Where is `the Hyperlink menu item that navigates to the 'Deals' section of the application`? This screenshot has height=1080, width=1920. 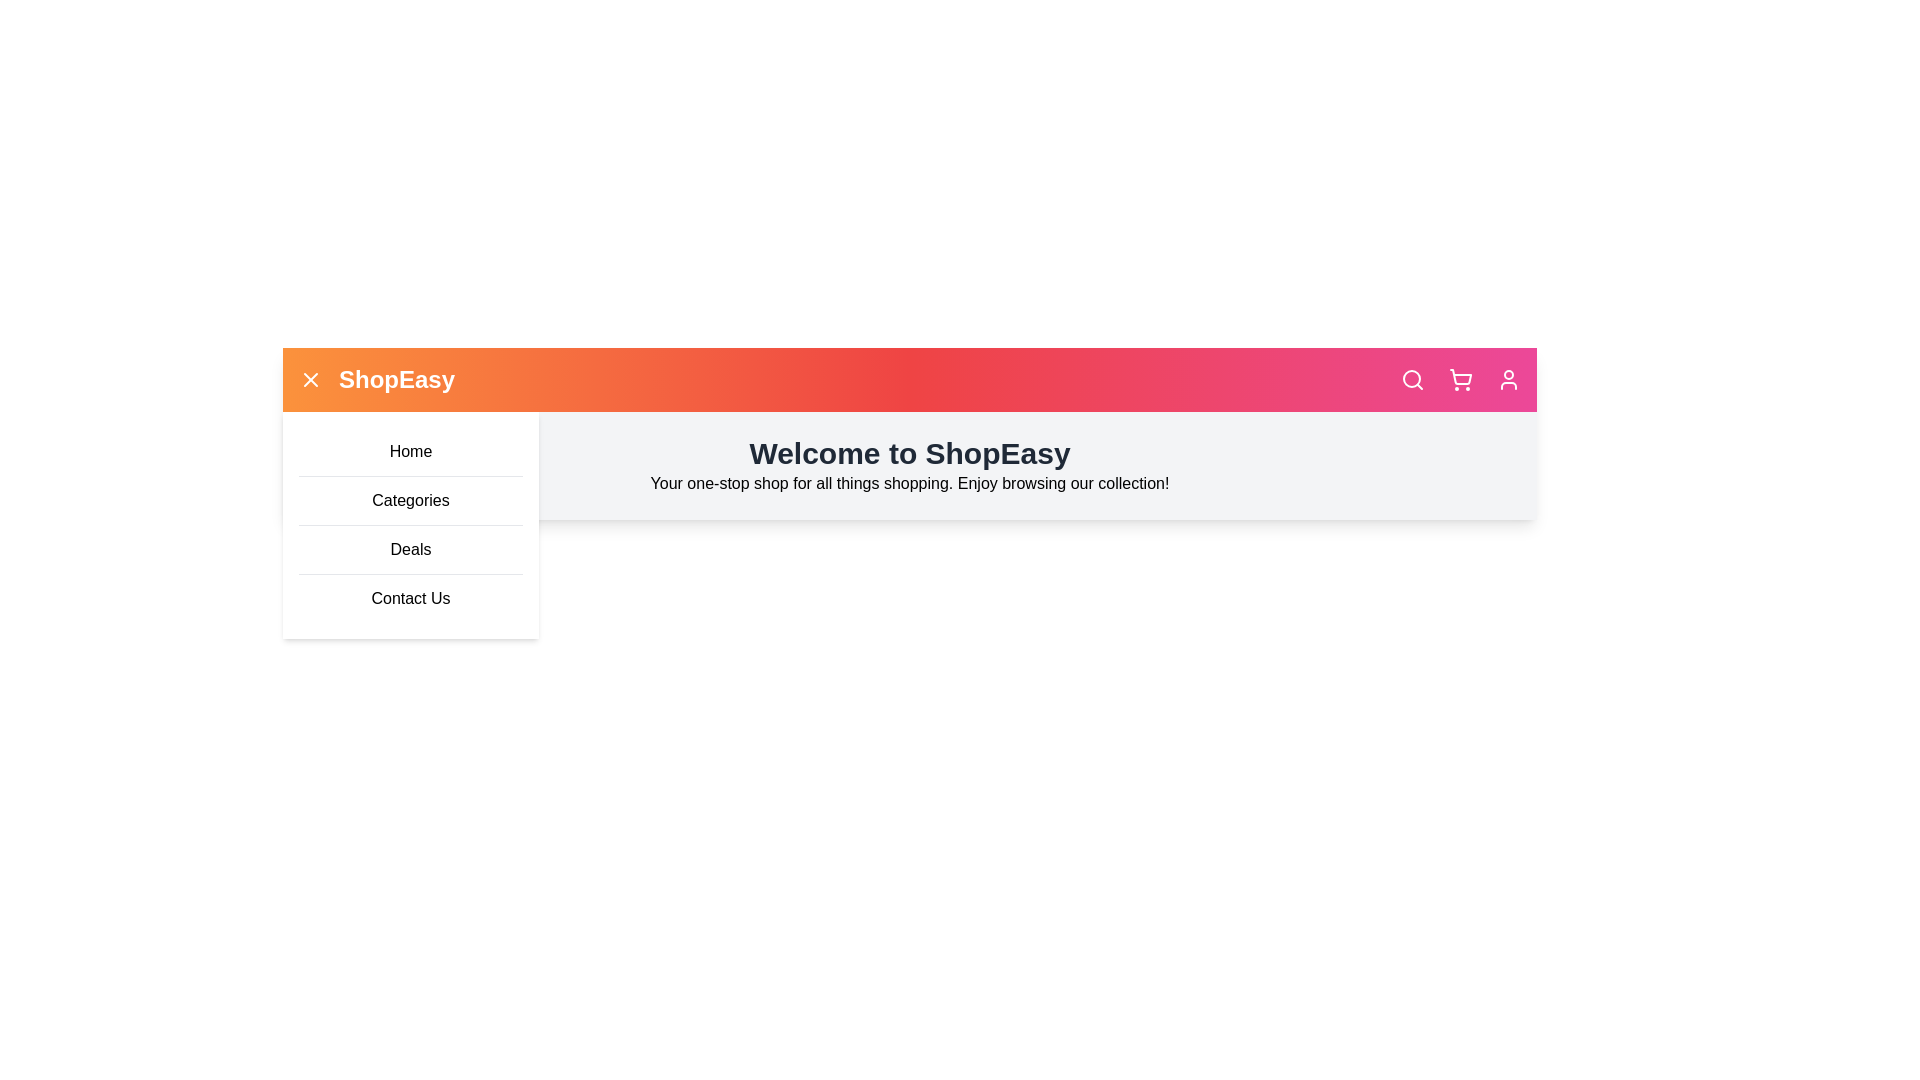
the Hyperlink menu item that navigates to the 'Deals' section of the application is located at coordinates (410, 549).